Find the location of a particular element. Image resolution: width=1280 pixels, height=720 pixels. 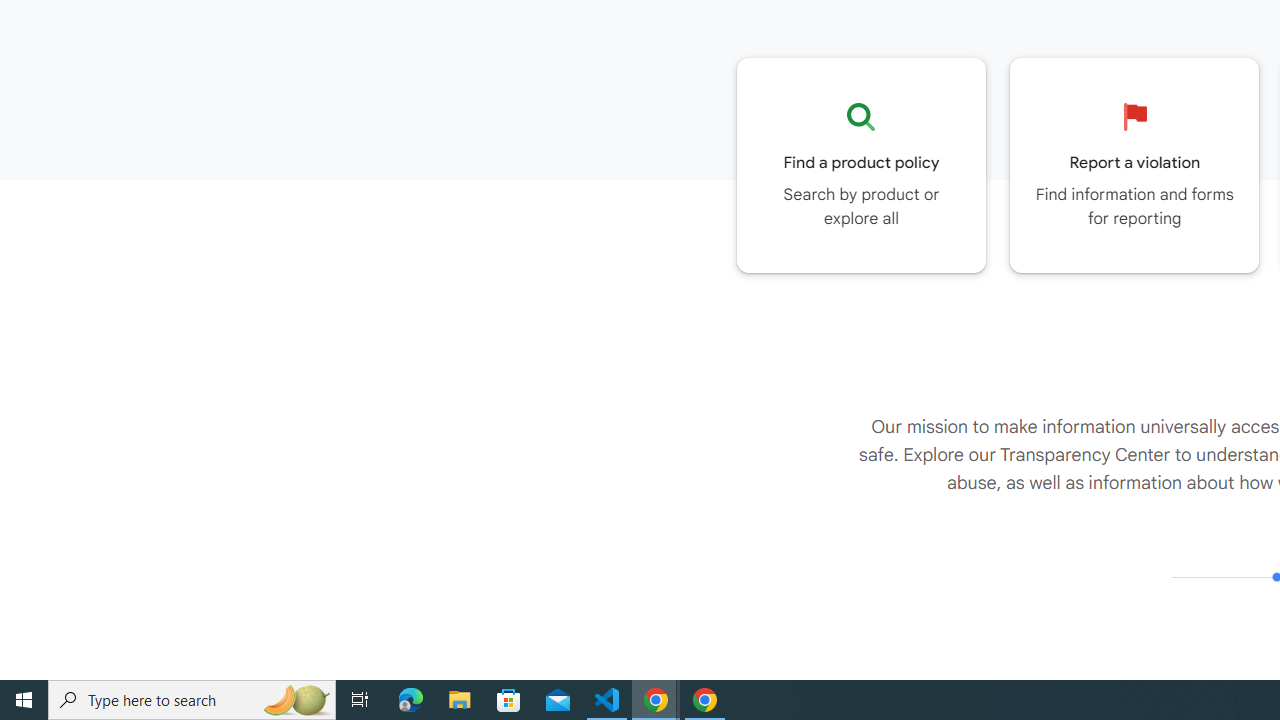

'Go to the Reporting and appeals page' is located at coordinates (1134, 164).